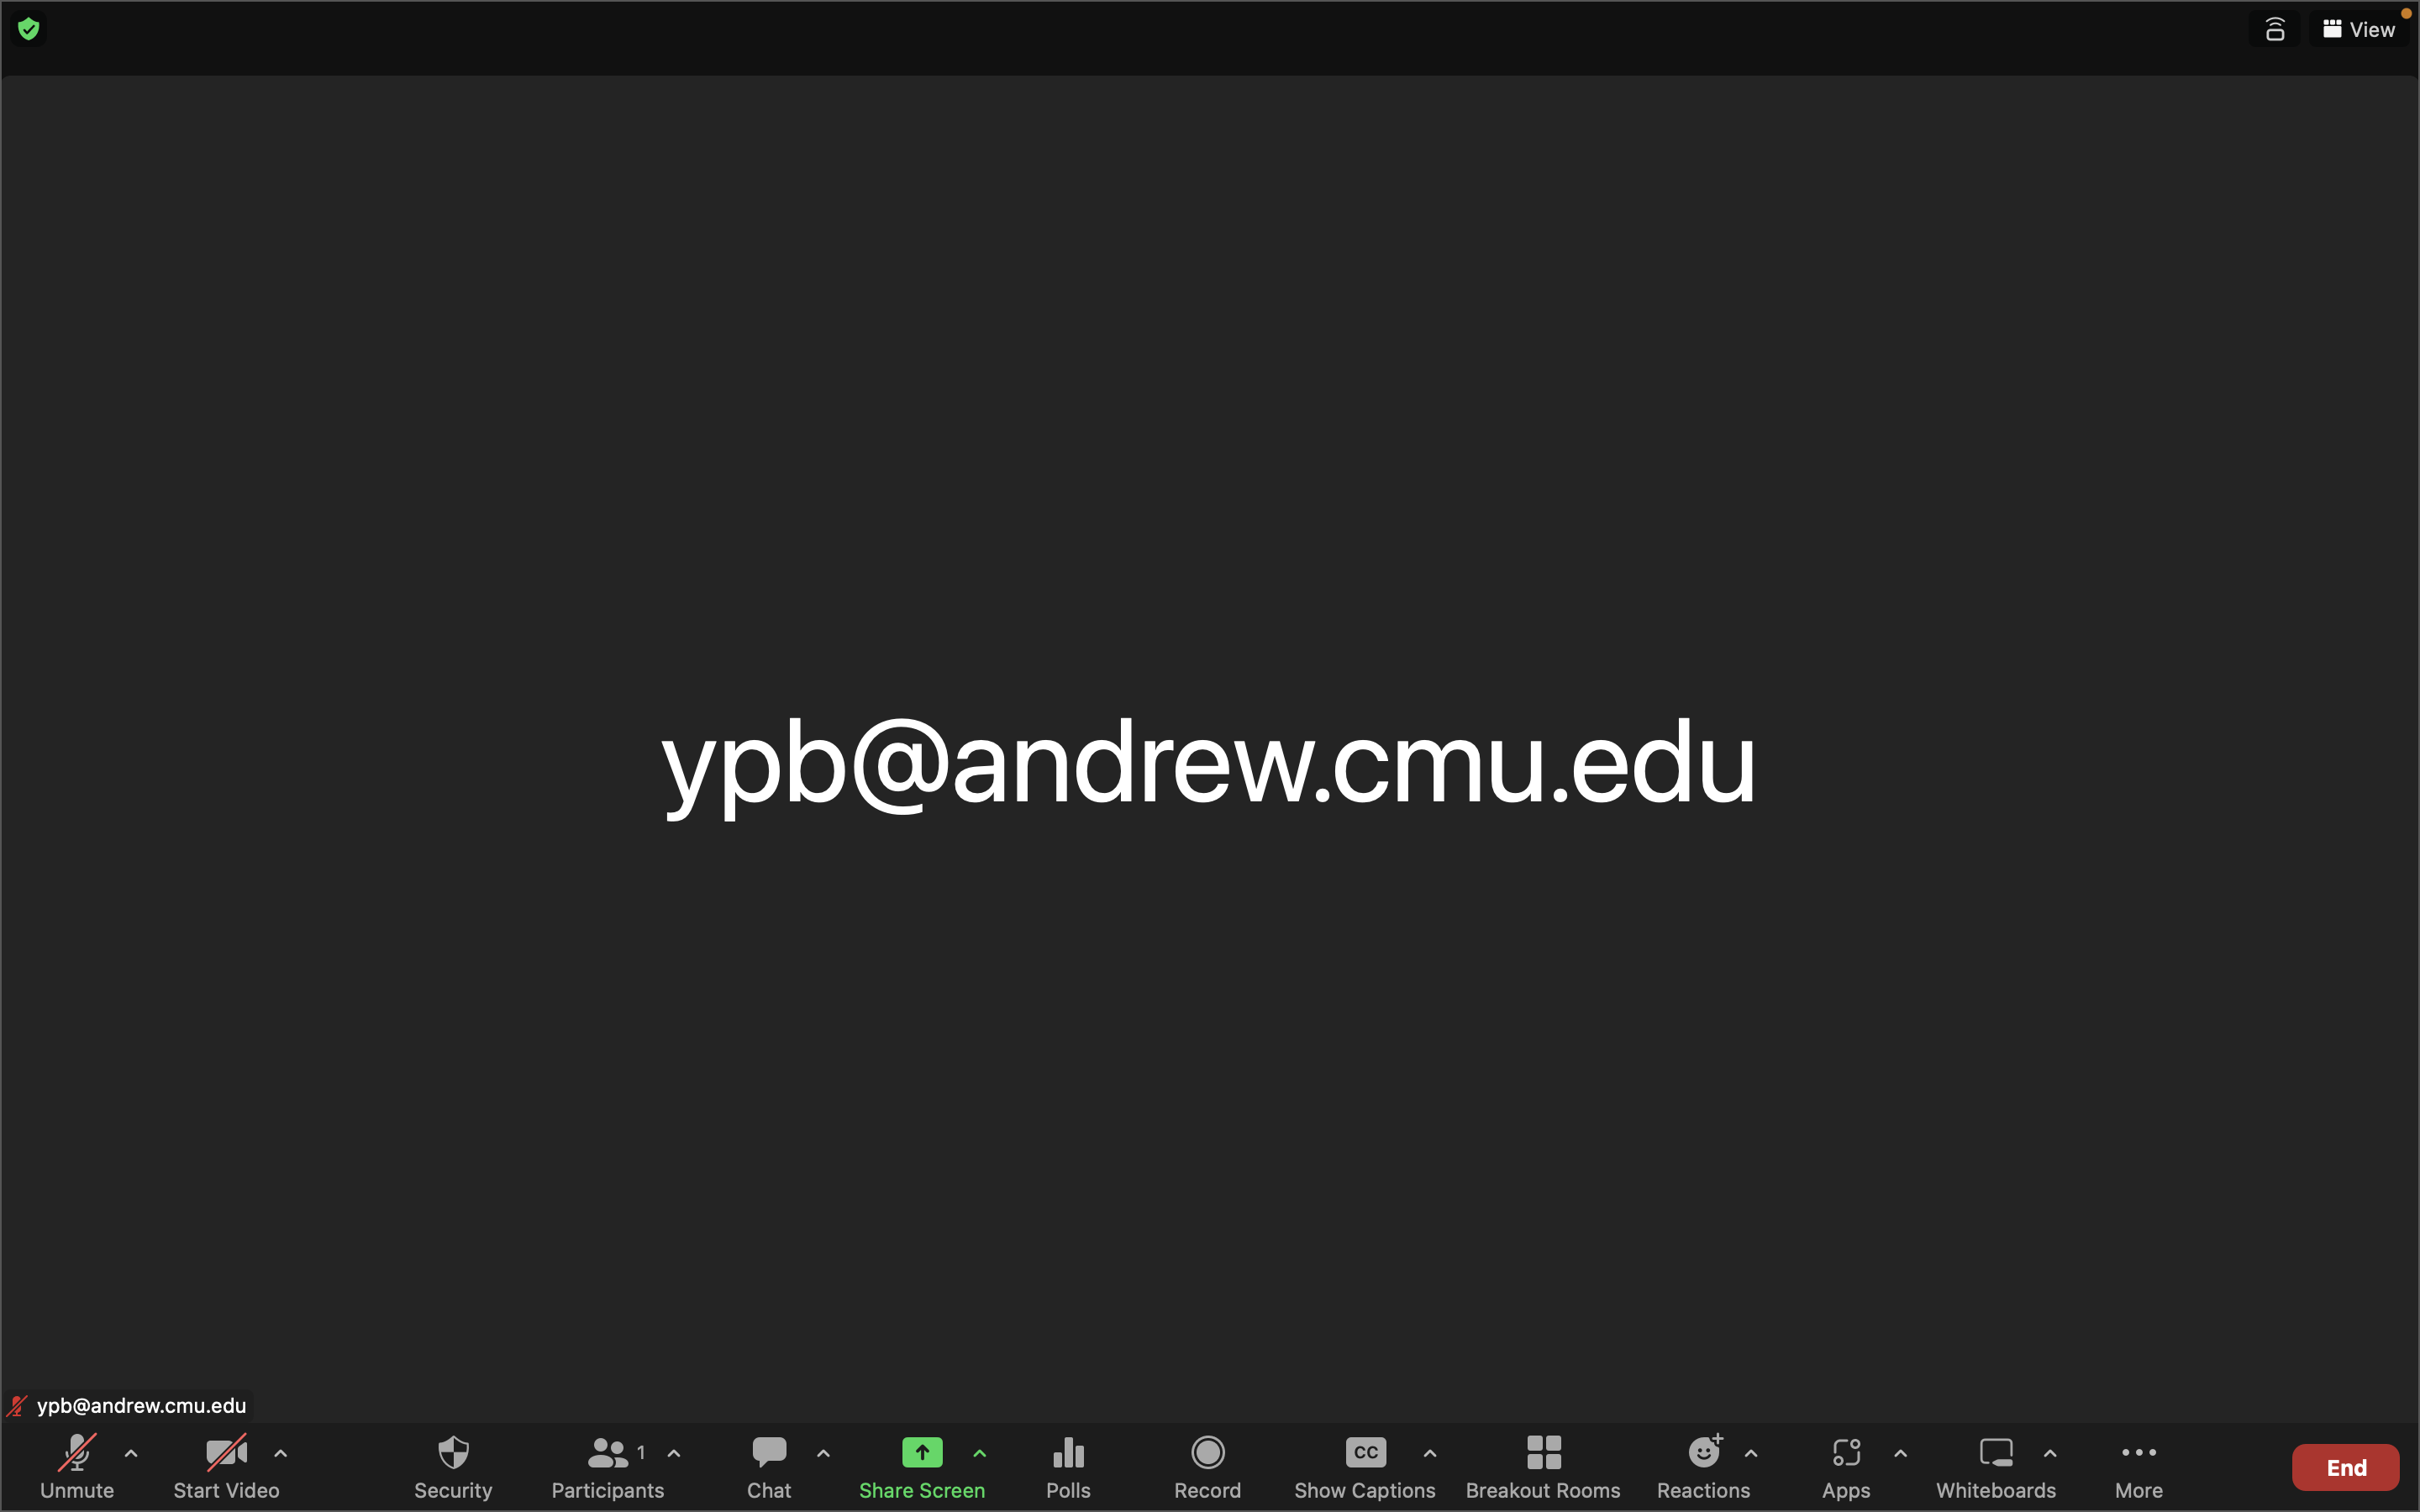 This screenshot has height=1512, width=2420. Describe the element at coordinates (278, 1461) in the screenshot. I see `the settings of the video` at that location.